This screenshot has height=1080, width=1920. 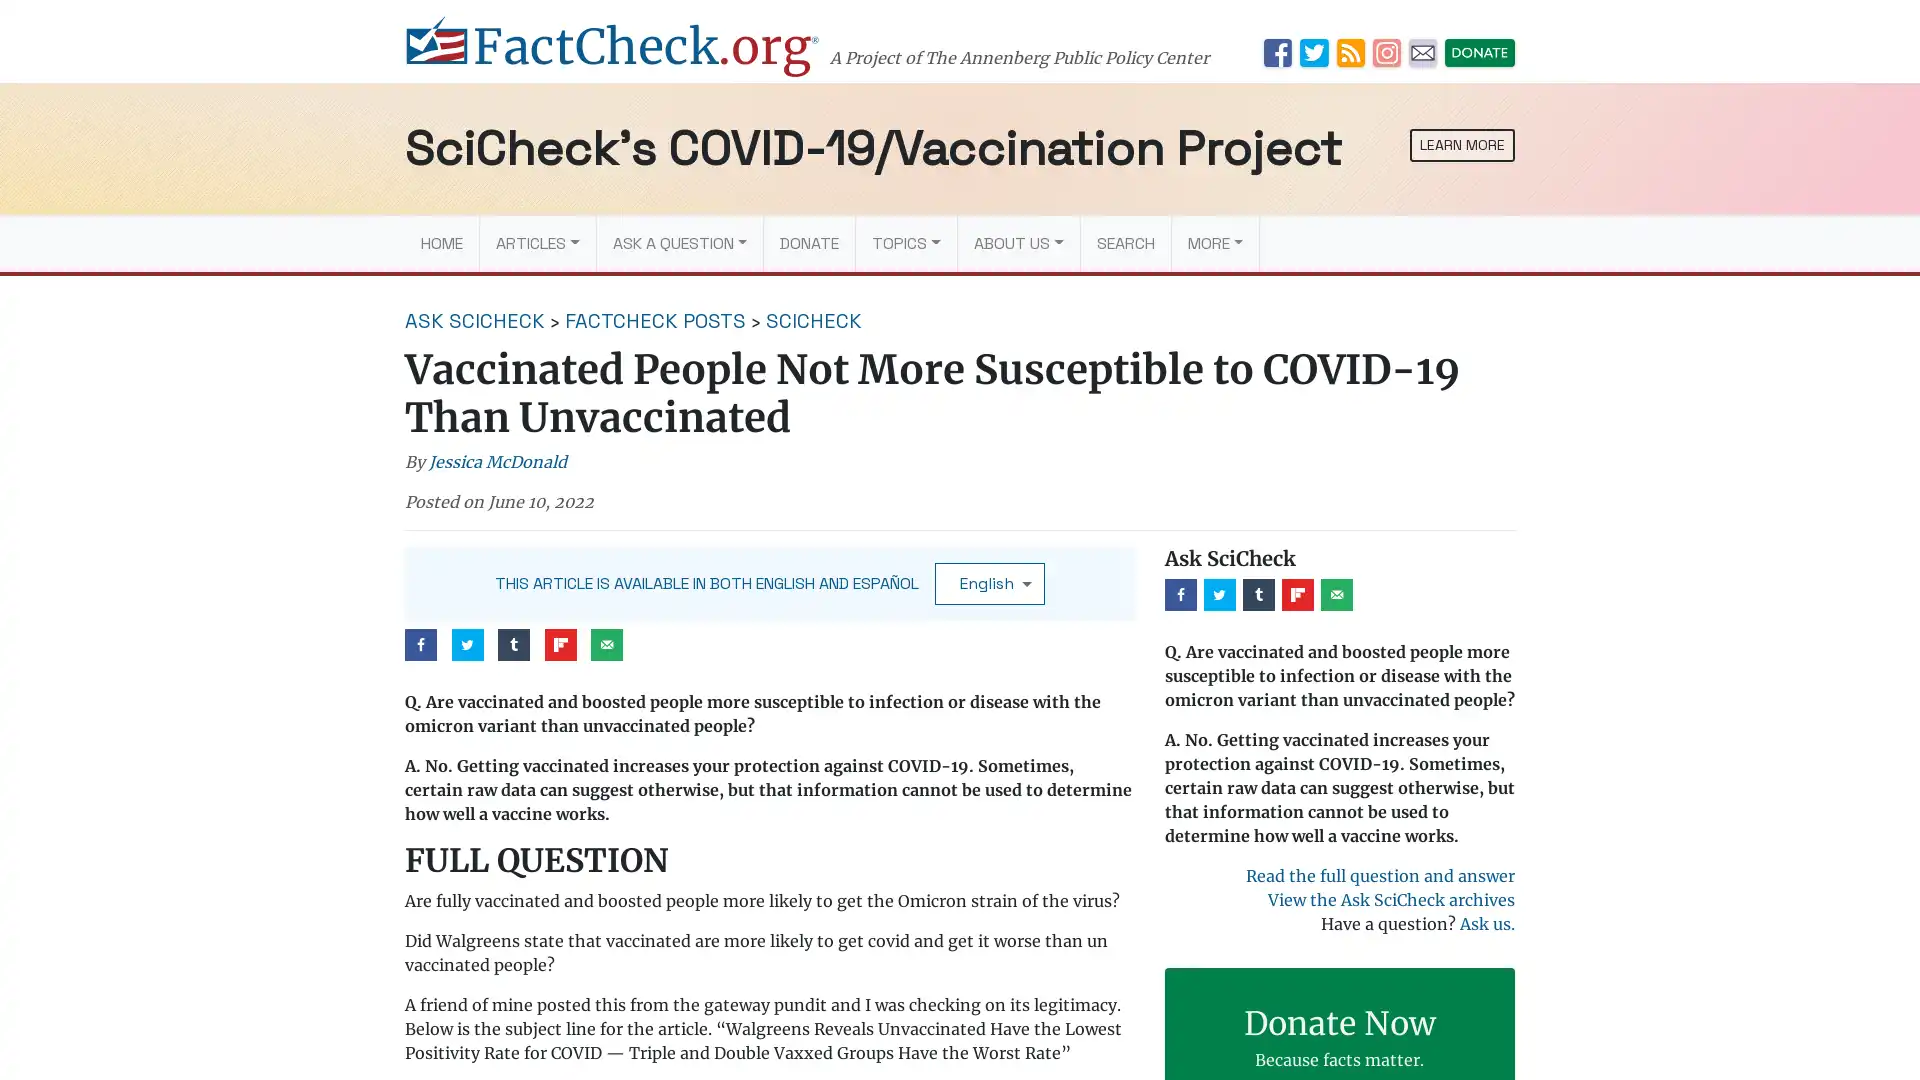 What do you see at coordinates (1462, 144) in the screenshot?
I see `LEARN MORE` at bounding box center [1462, 144].